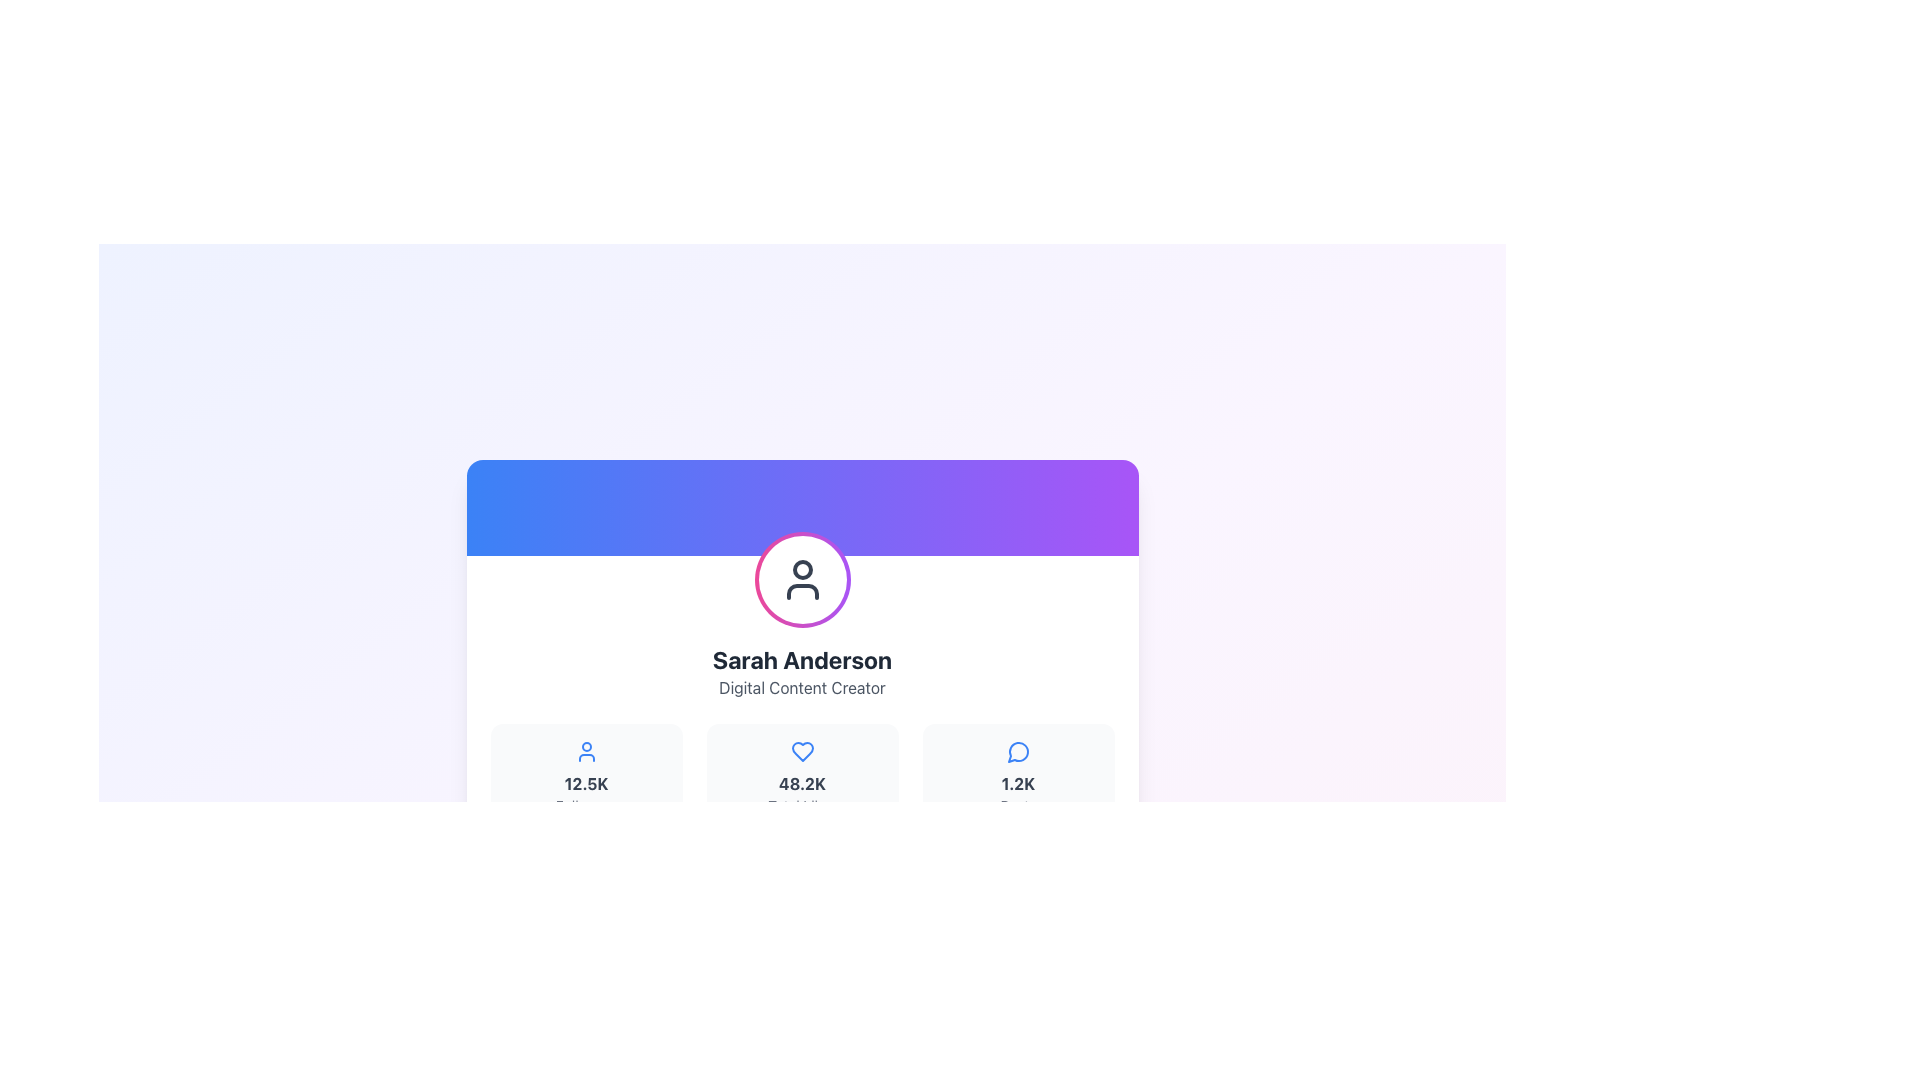 The width and height of the screenshot is (1920, 1080). I want to click on any interactive sub-element within the Achievement display section located below the user statistics section on the profile card, so click(802, 937).